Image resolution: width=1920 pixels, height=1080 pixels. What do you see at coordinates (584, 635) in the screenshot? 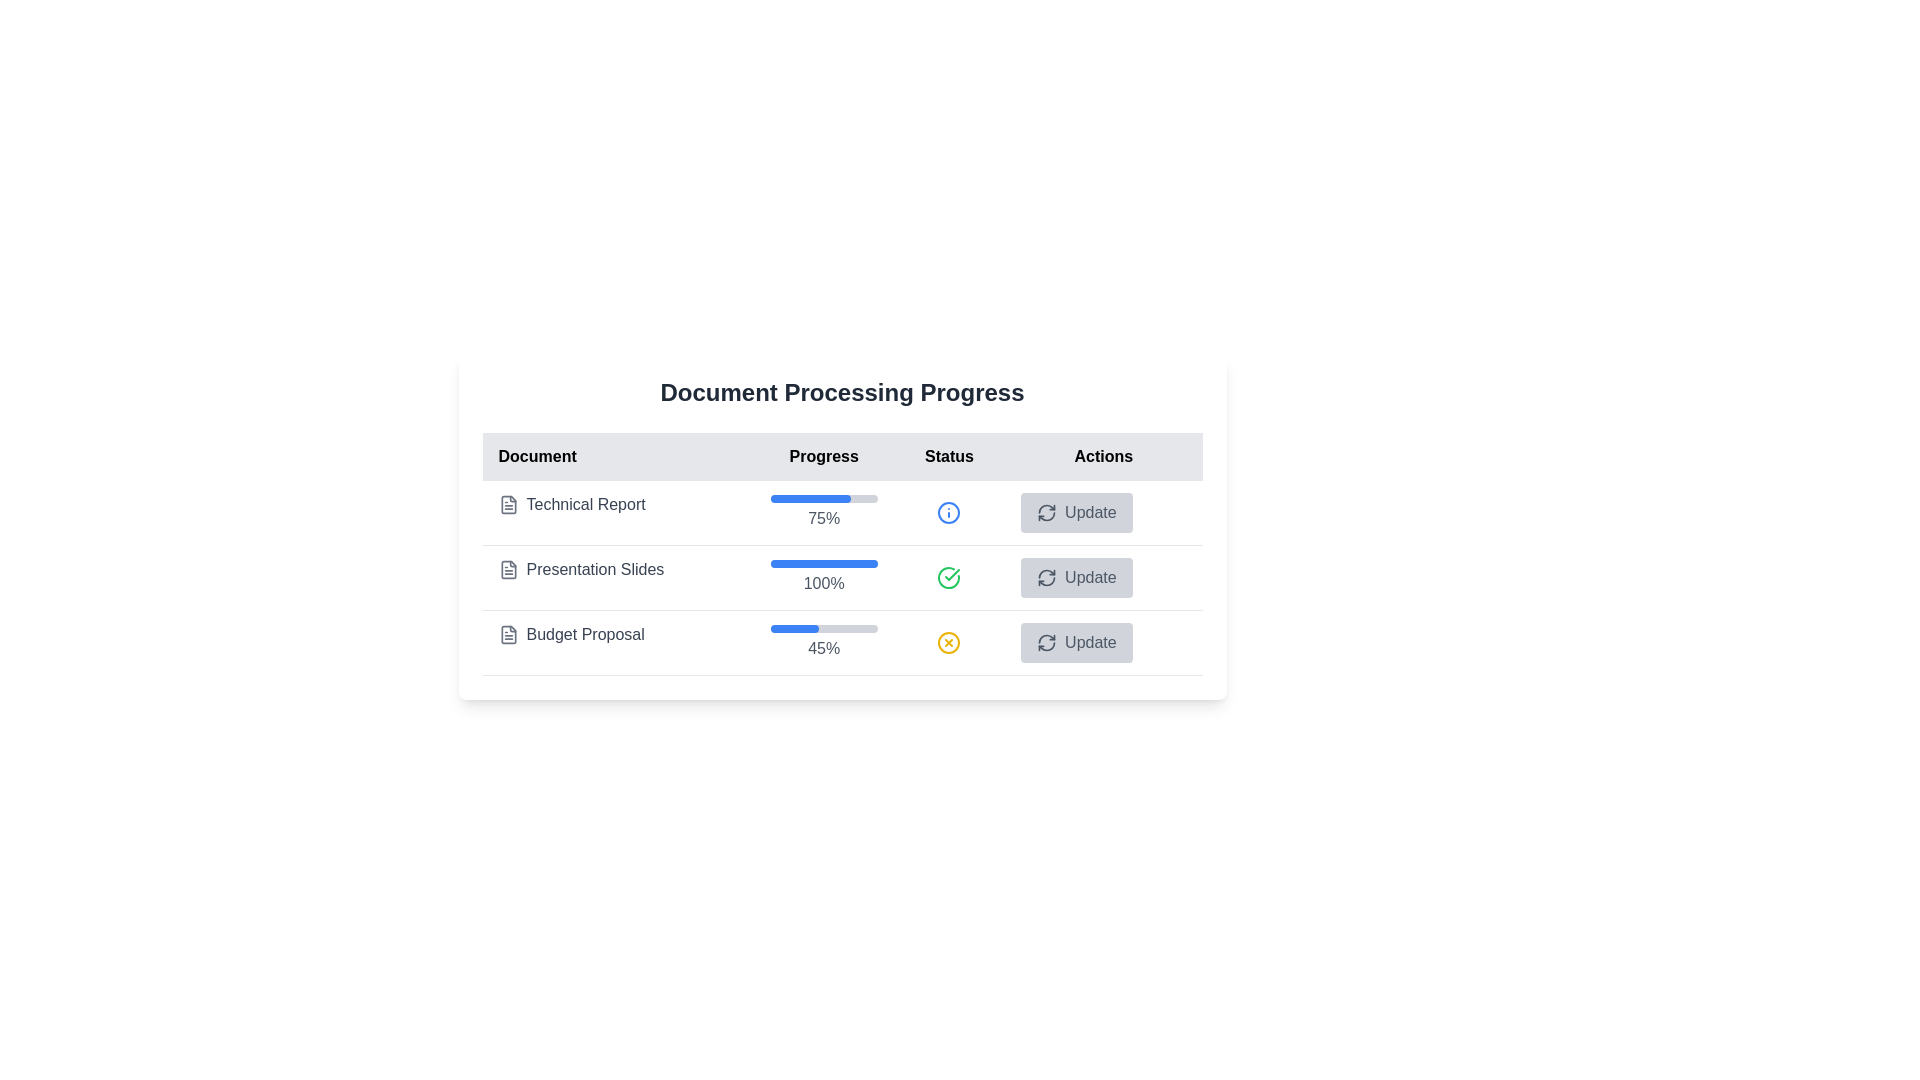
I see `text of the text label titled 'Budget Proposal', which is the third title under 'Document Processing Progress'` at bounding box center [584, 635].